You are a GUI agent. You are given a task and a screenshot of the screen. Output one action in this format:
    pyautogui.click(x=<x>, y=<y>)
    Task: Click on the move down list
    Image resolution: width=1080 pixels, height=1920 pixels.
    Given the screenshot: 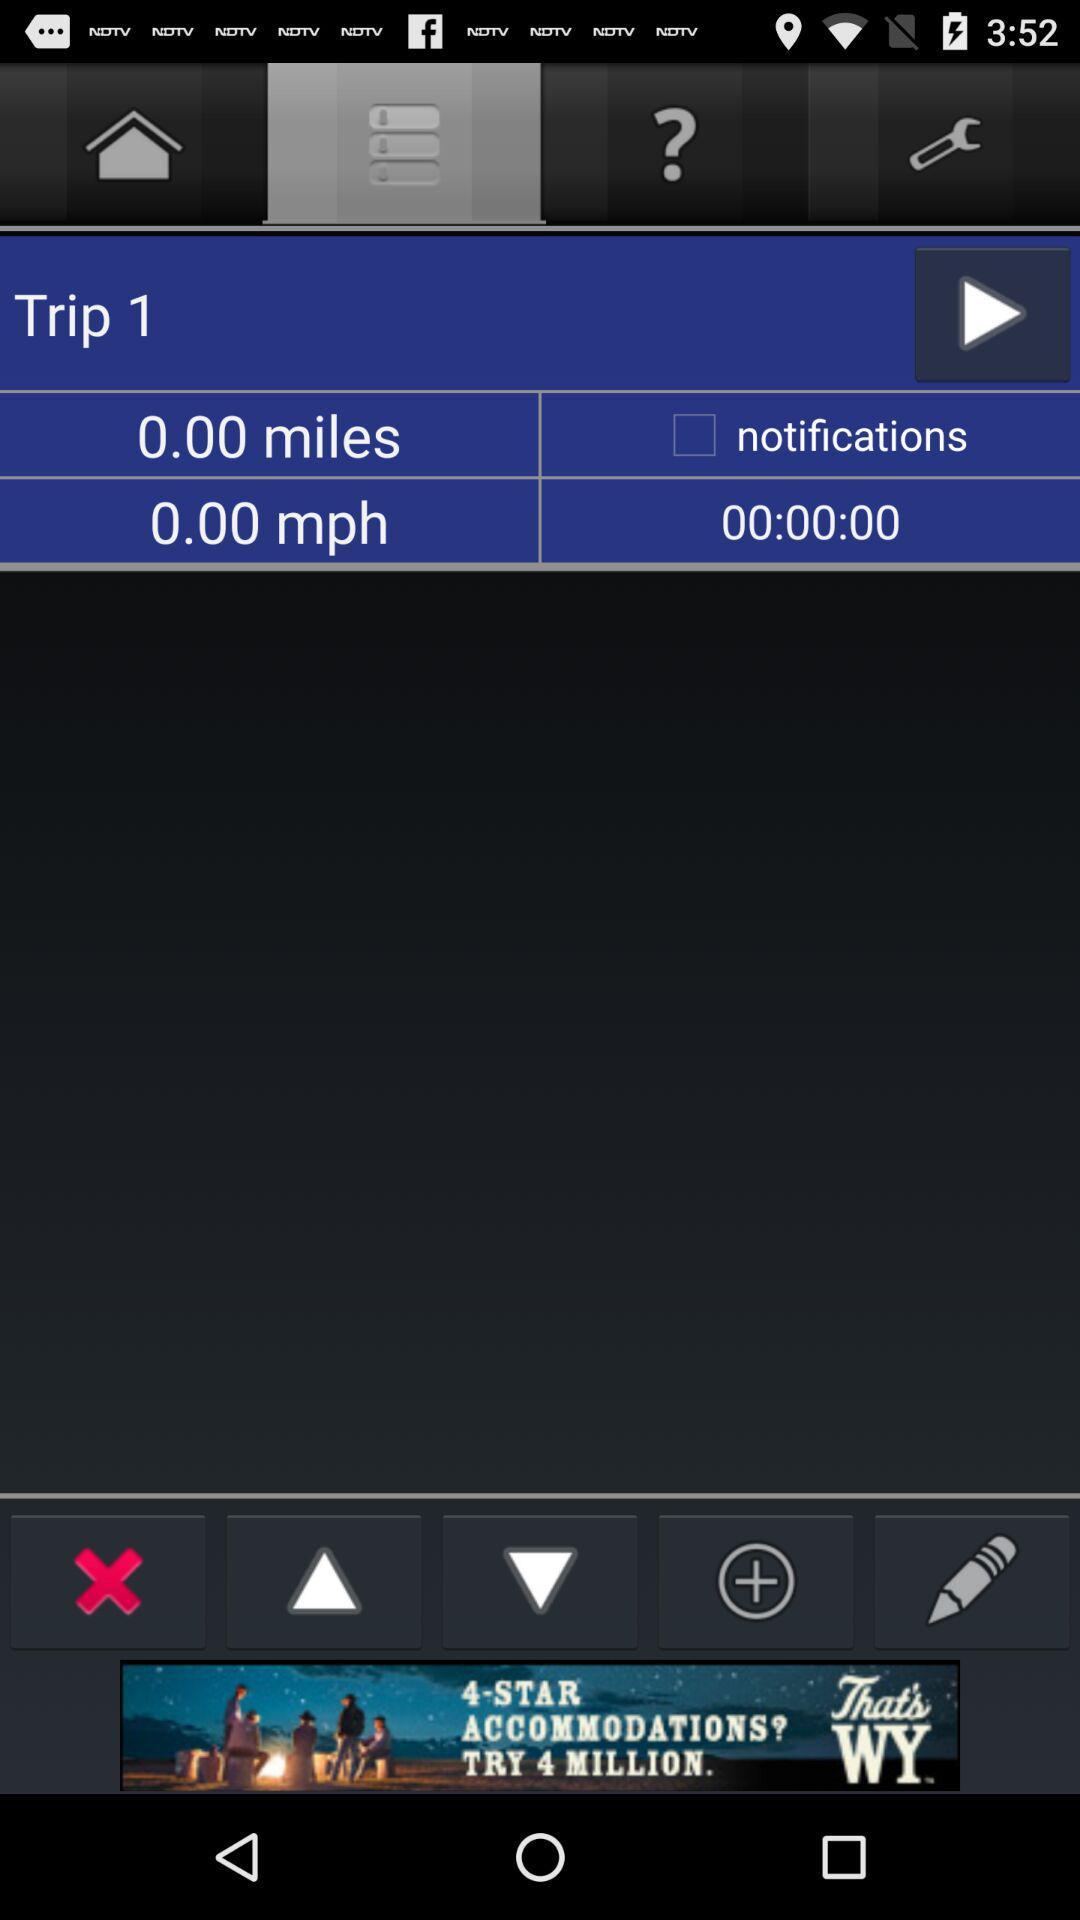 What is the action you would take?
    pyautogui.click(x=540, y=1579)
    